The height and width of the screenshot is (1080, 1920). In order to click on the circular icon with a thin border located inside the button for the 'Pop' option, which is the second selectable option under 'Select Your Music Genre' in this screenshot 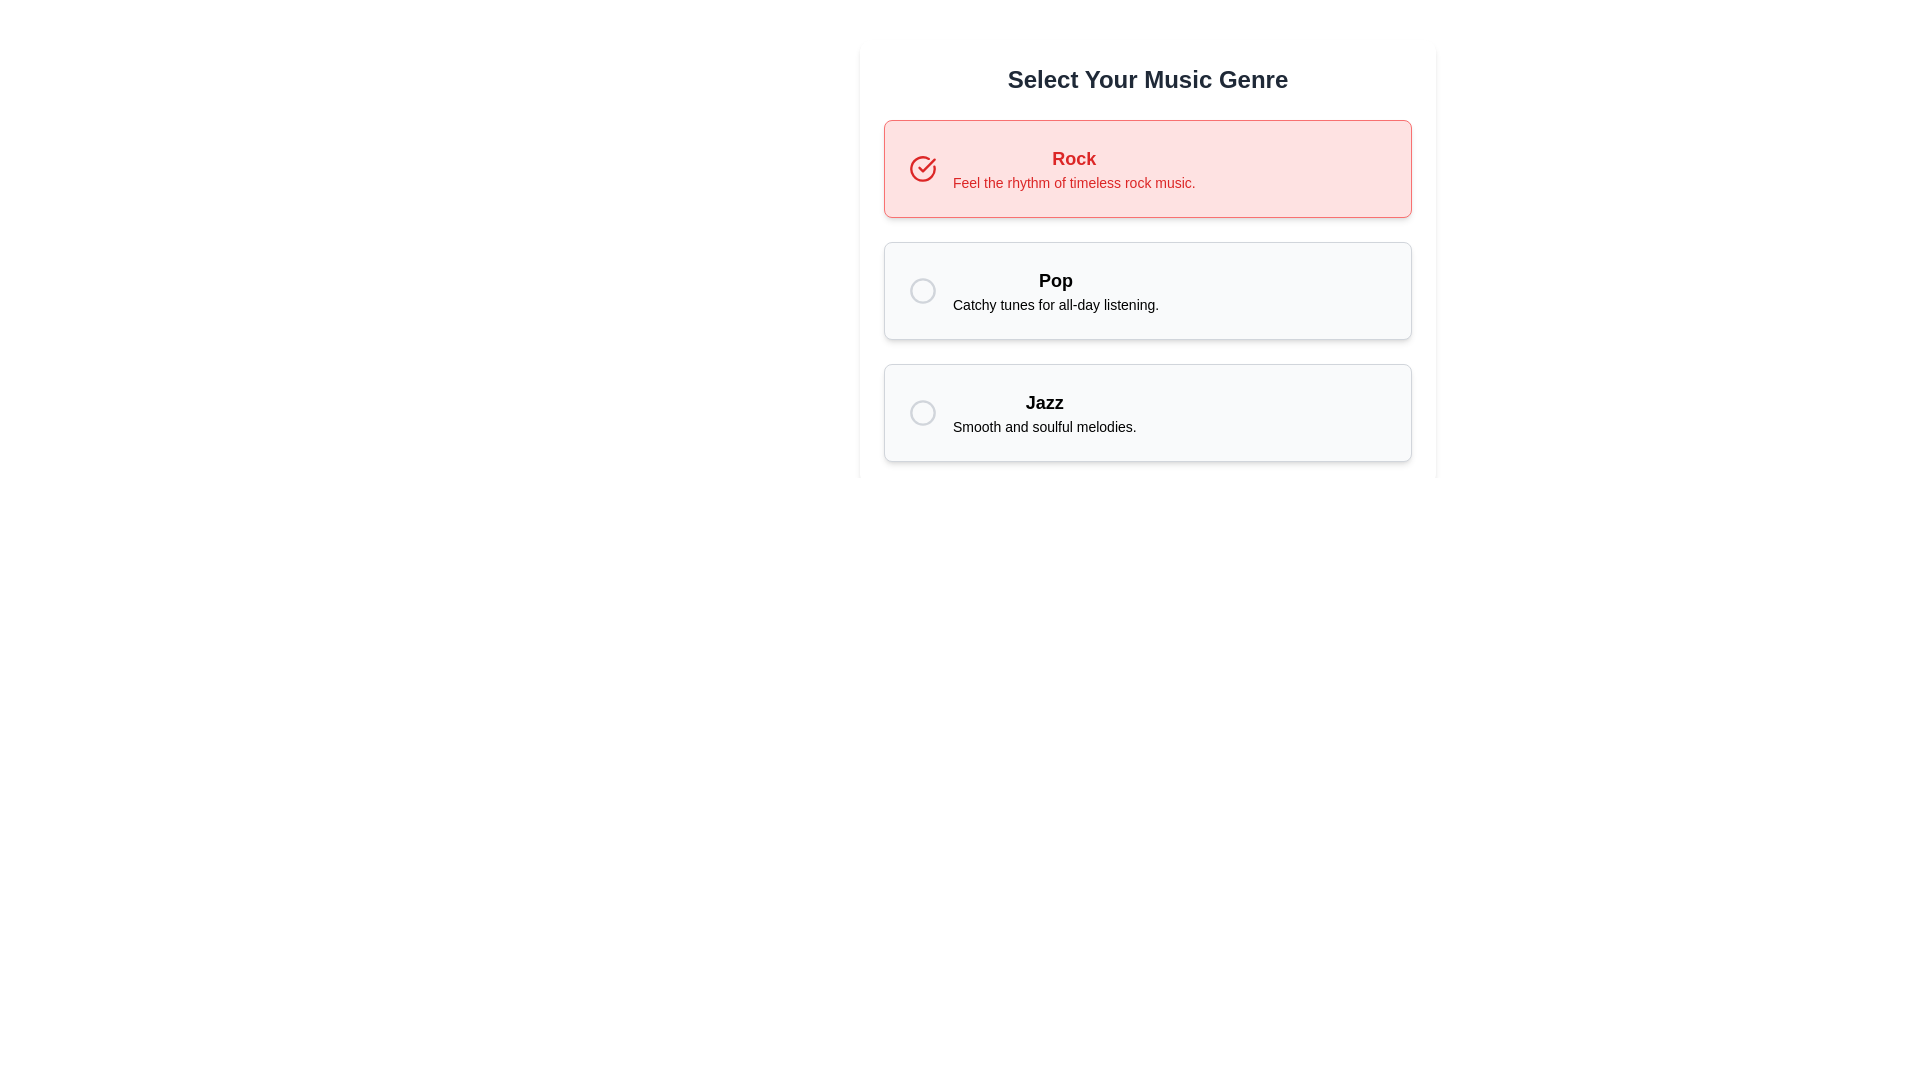, I will do `click(921, 290)`.